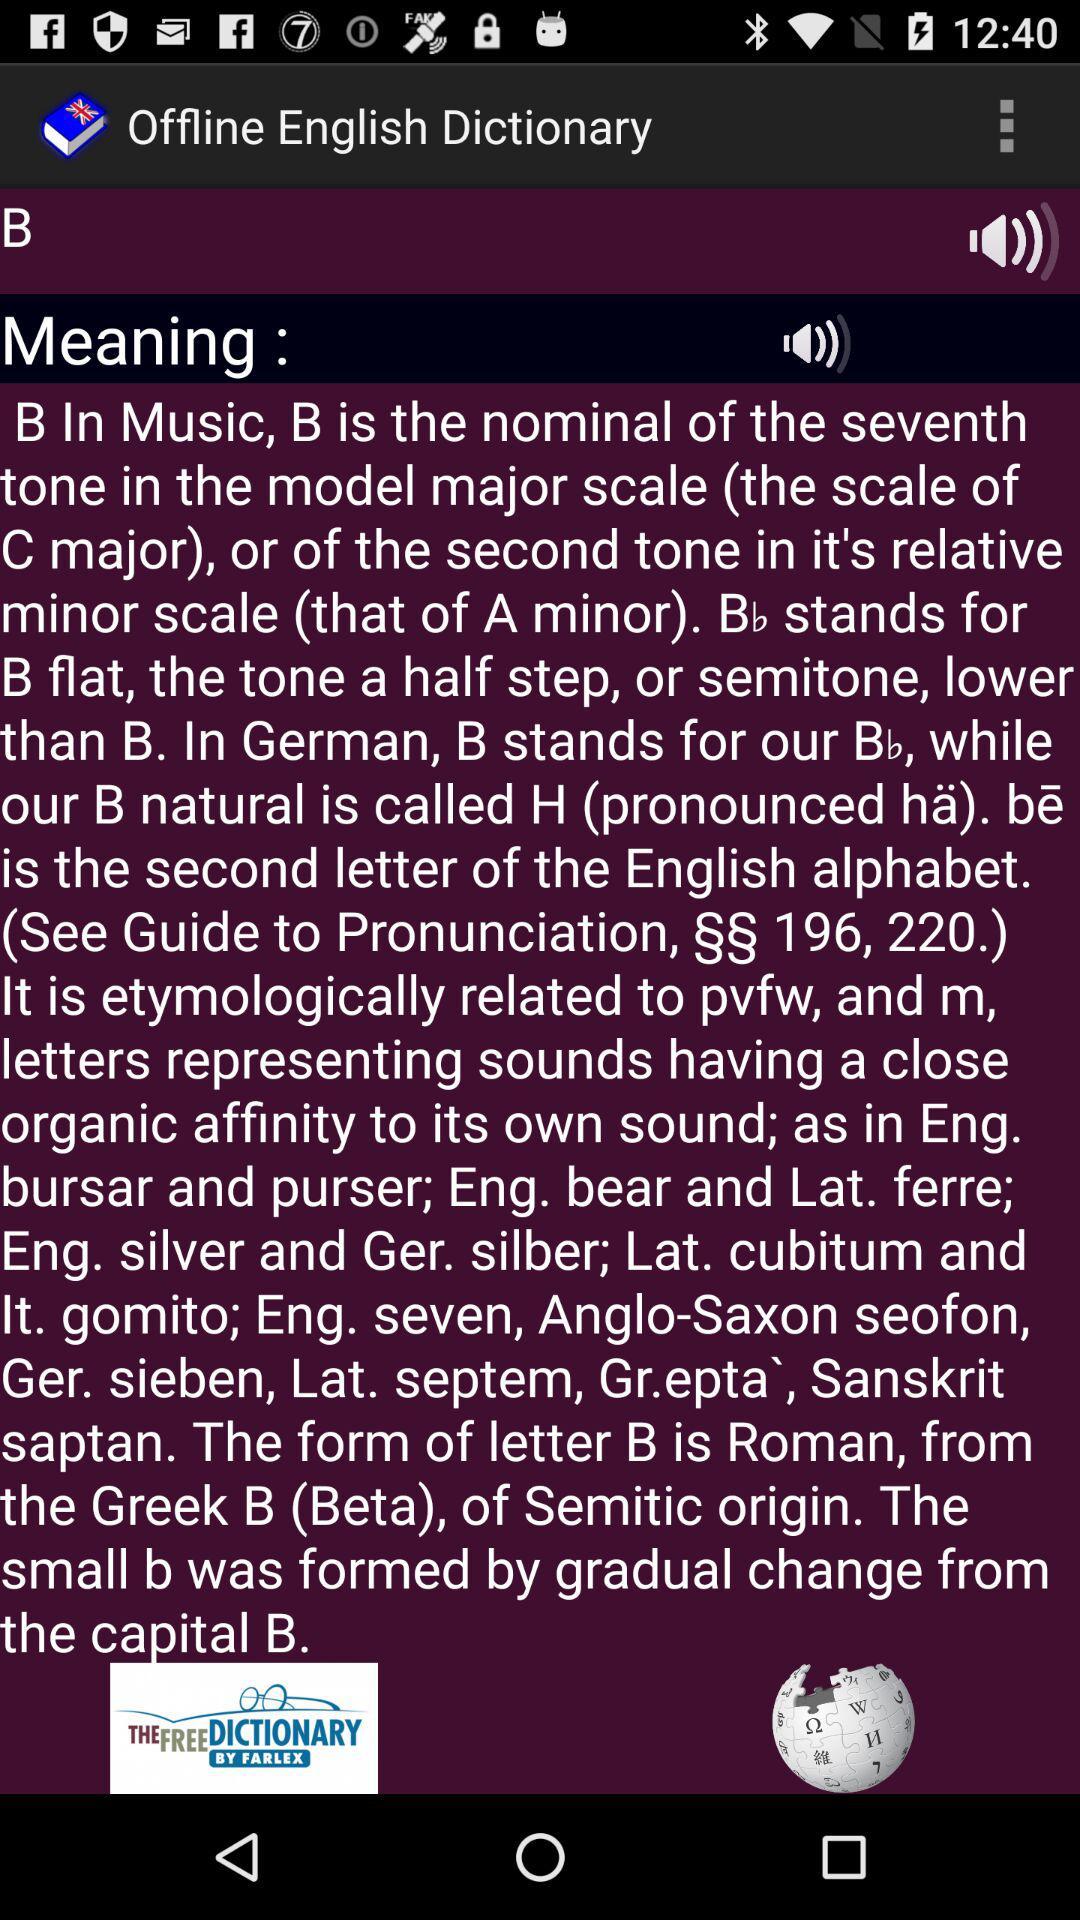 The height and width of the screenshot is (1920, 1080). Describe the element at coordinates (1006, 124) in the screenshot. I see `app to the right of the offline english dictionary item` at that location.